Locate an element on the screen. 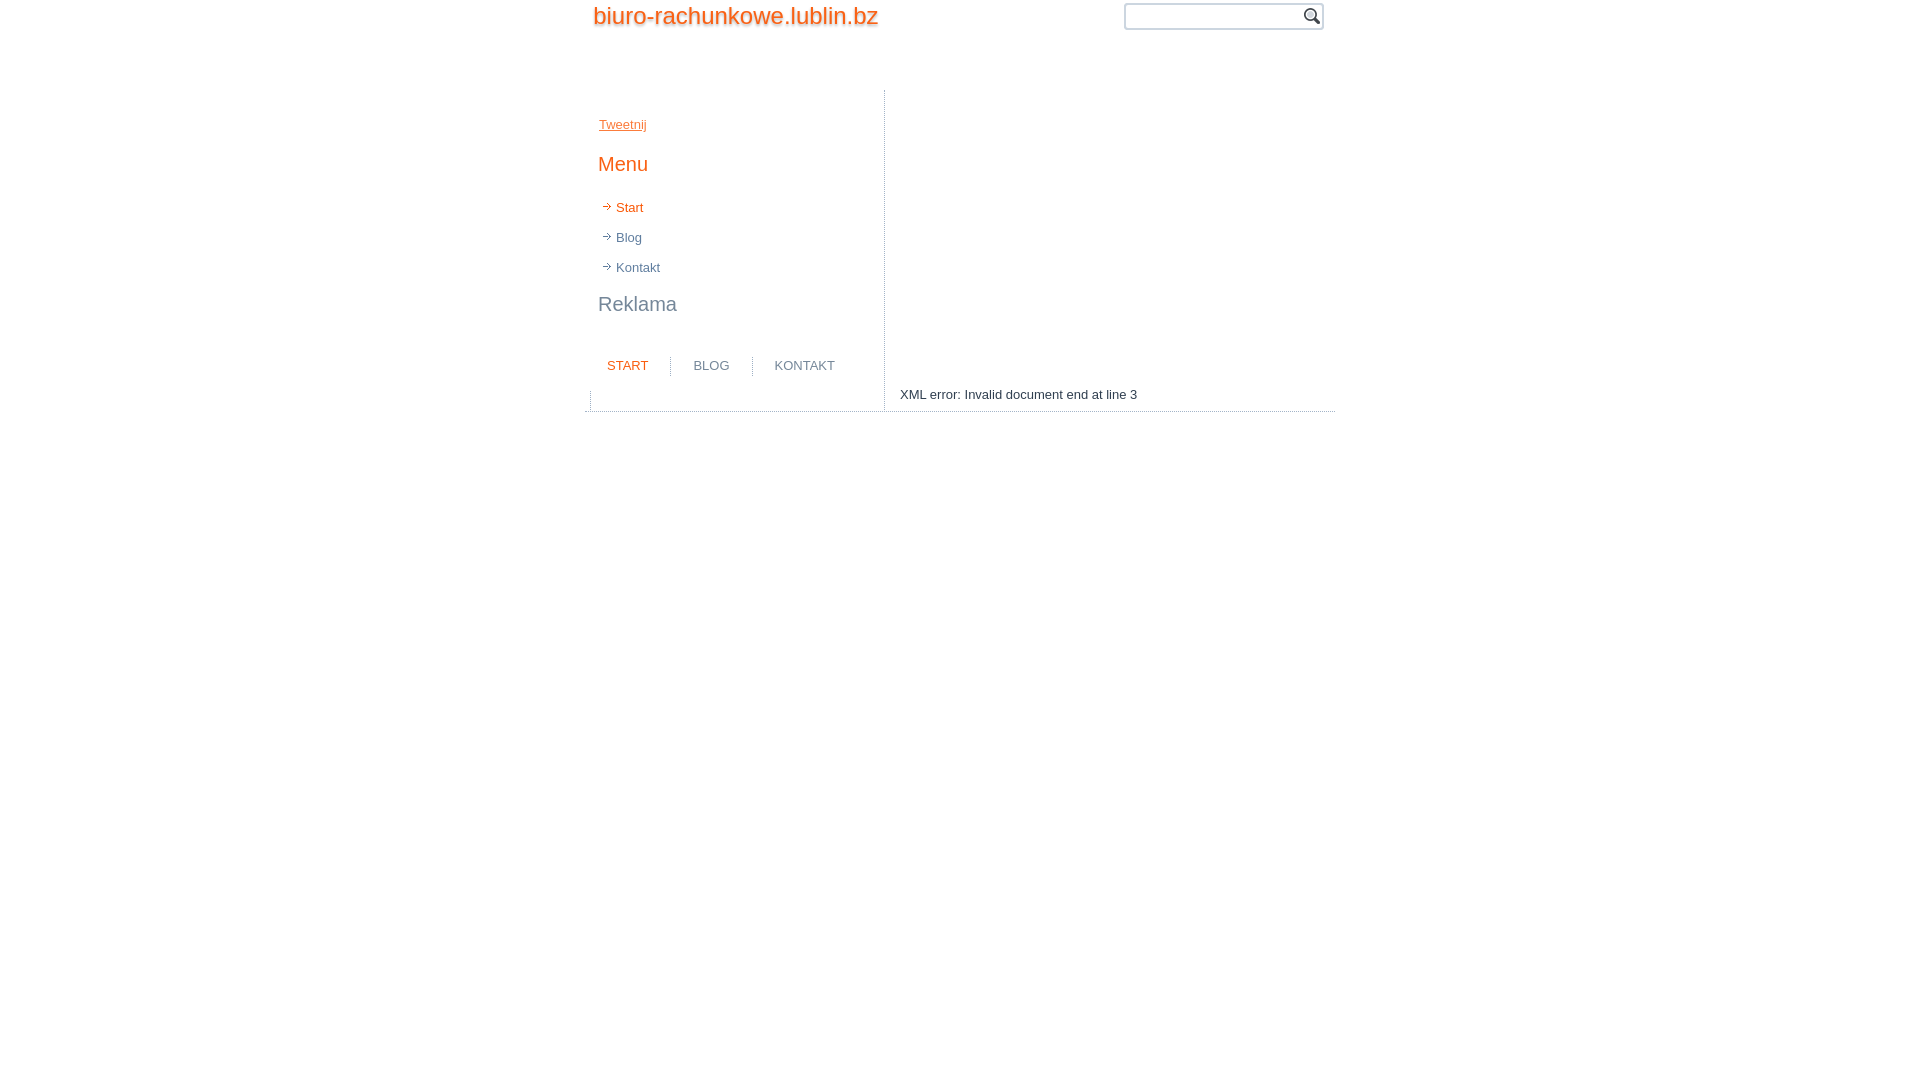  'Advertisement' is located at coordinates (830, 399).